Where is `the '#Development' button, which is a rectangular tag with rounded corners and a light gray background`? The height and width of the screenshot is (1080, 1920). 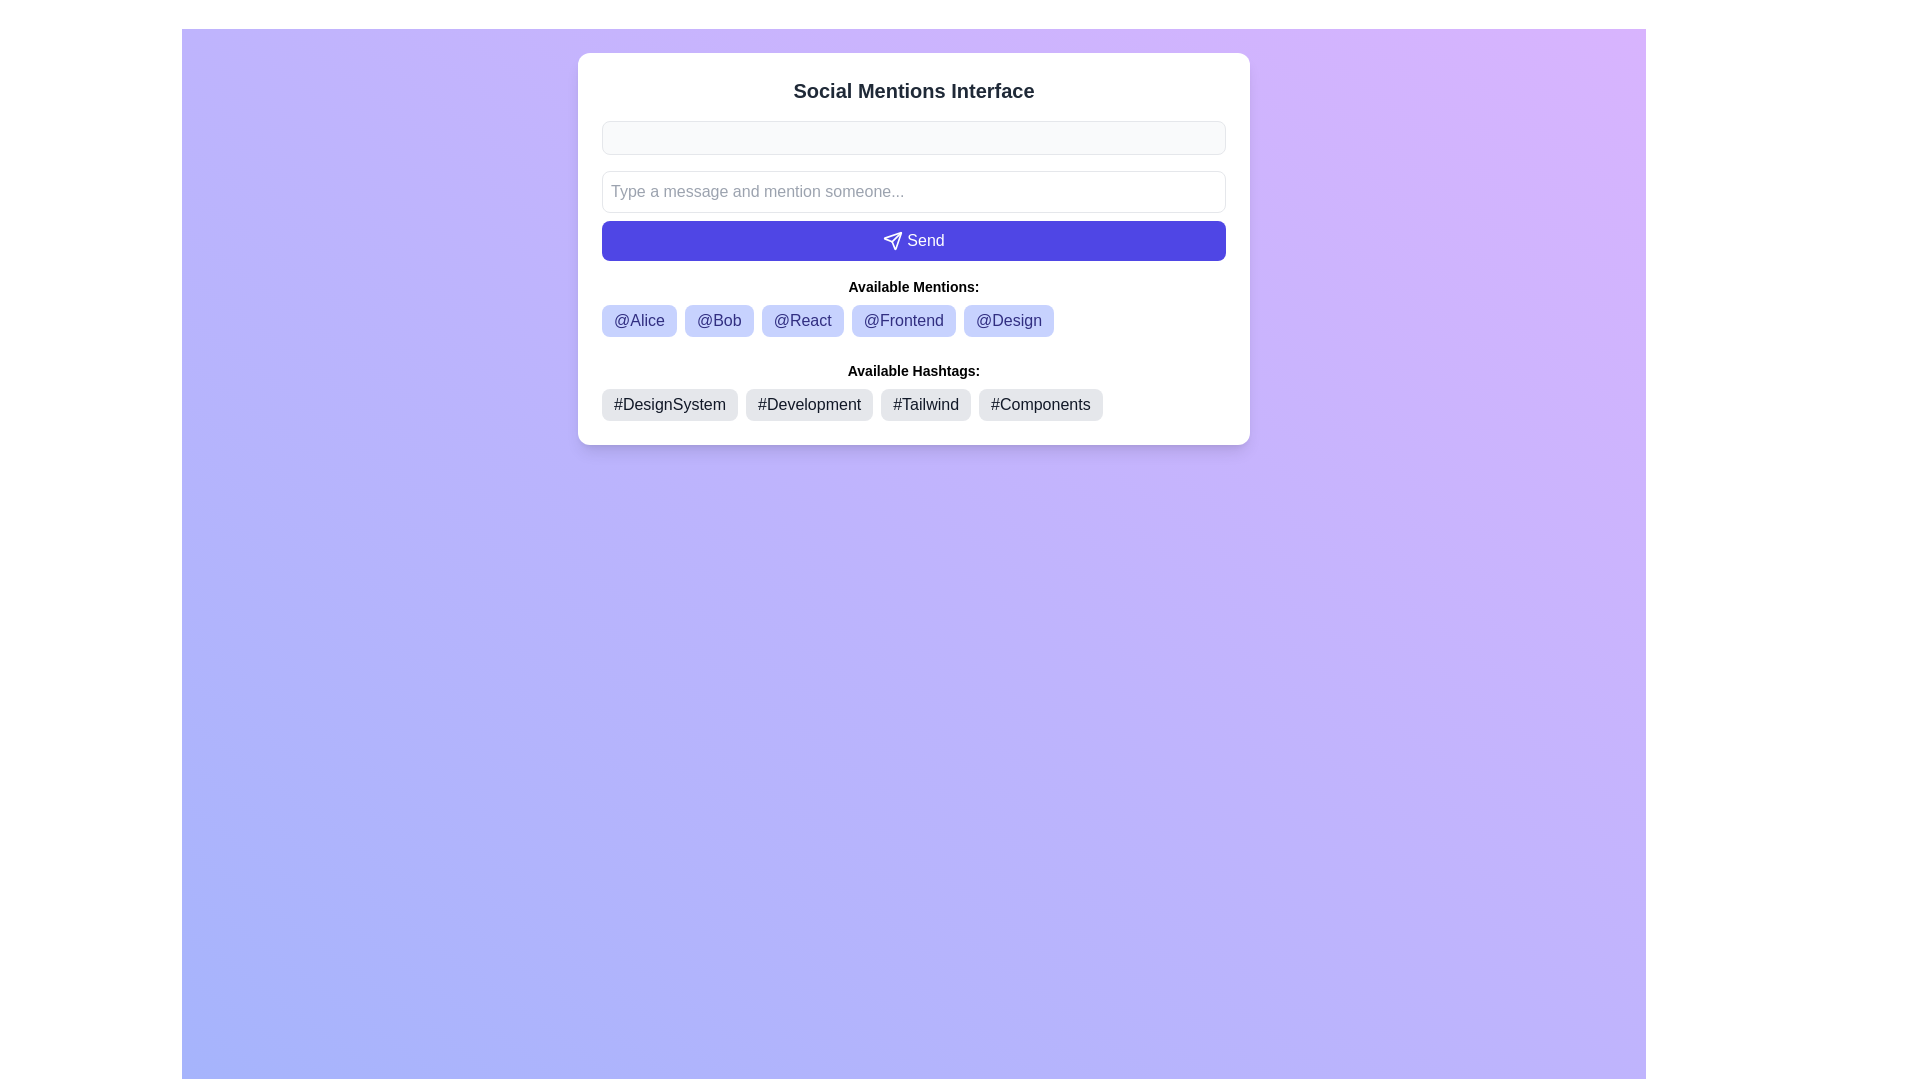
the '#Development' button, which is a rectangular tag with rounded corners and a light gray background is located at coordinates (809, 405).